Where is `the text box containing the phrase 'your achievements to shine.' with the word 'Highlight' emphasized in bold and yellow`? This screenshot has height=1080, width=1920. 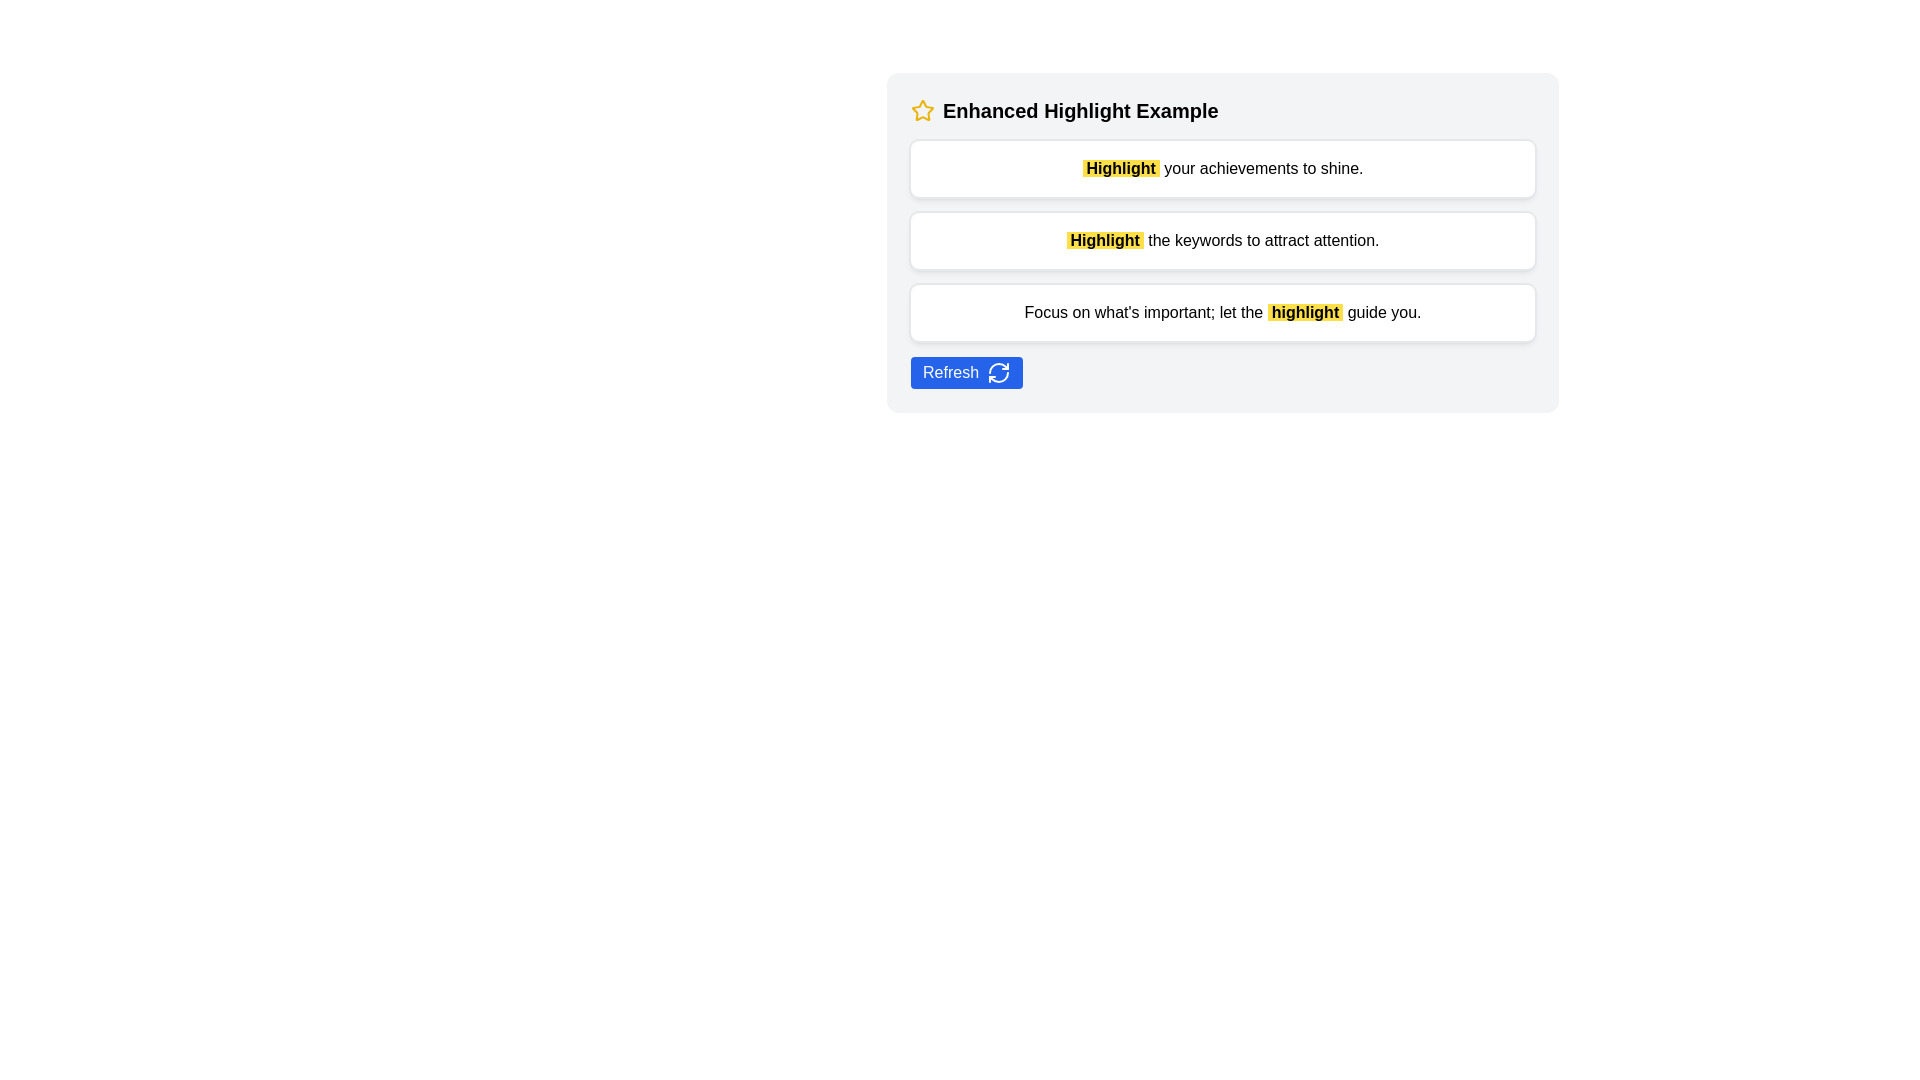 the text box containing the phrase 'your achievements to shine.' with the word 'Highlight' emphasized in bold and yellow is located at coordinates (1222, 168).